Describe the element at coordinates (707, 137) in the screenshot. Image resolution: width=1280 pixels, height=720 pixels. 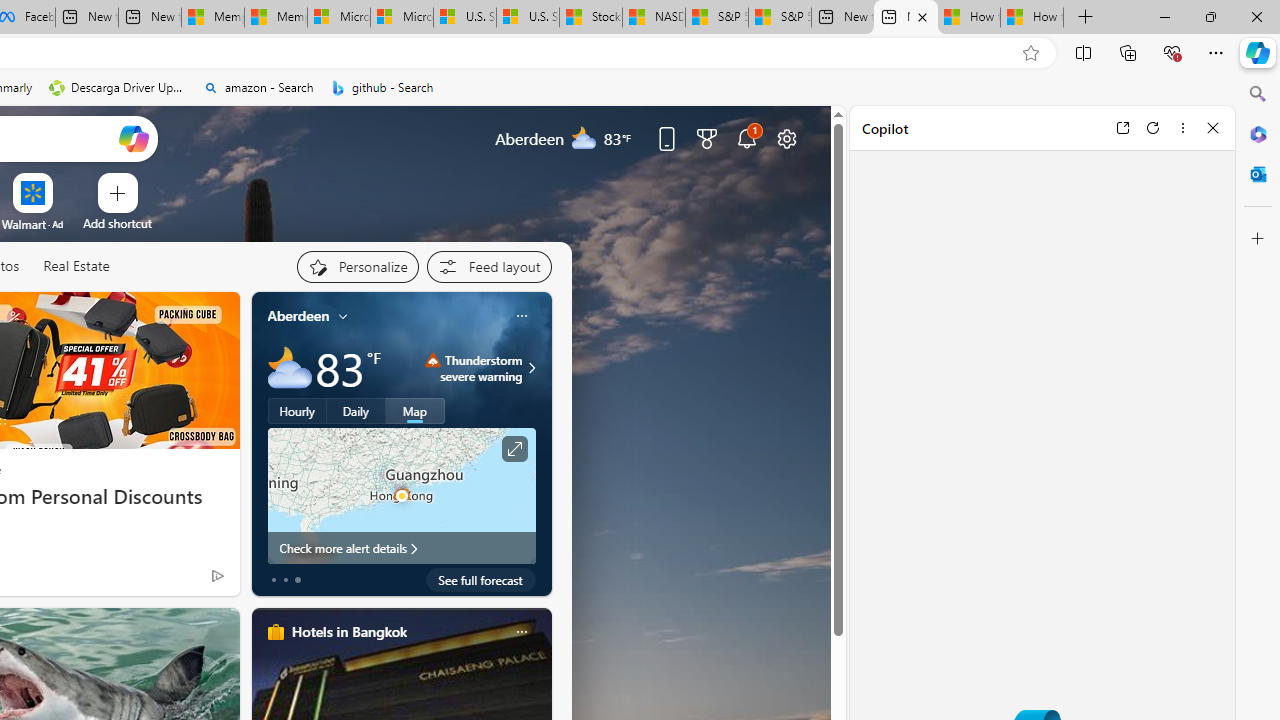
I see `'Microsoft rewards'` at that location.